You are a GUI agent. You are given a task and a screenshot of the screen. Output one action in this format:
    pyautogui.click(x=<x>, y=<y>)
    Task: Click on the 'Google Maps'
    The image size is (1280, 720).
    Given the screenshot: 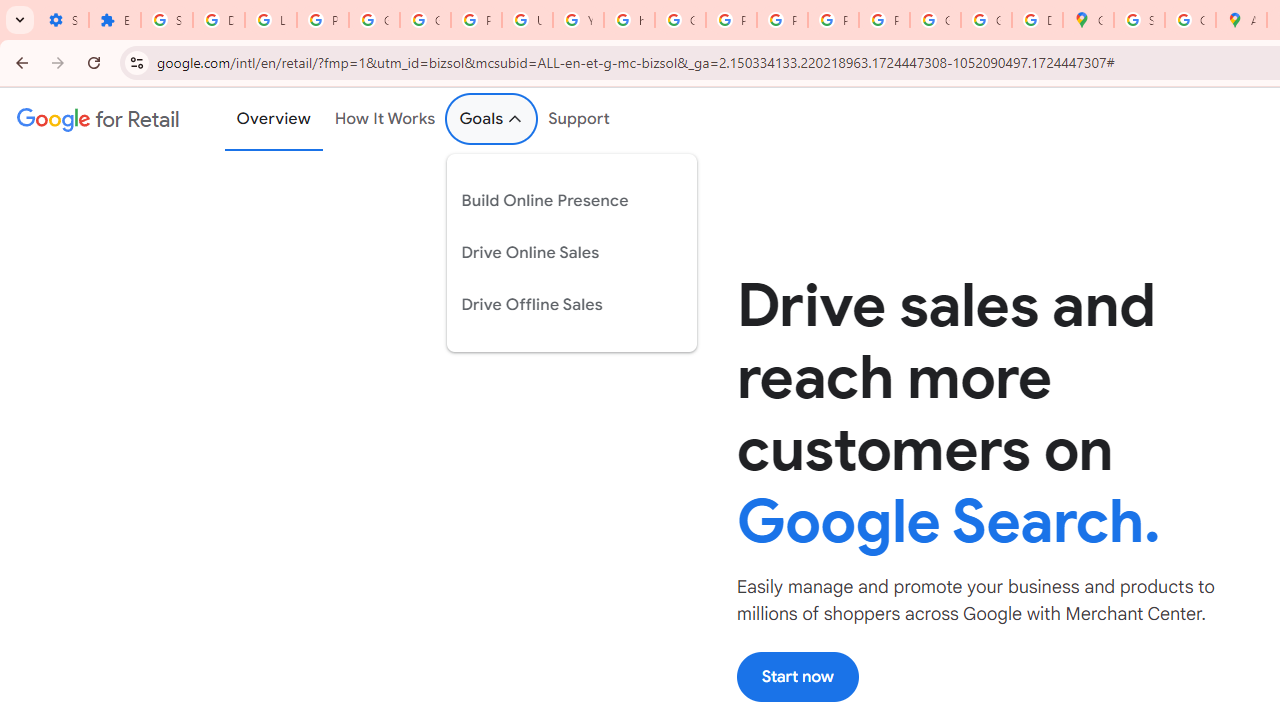 What is the action you would take?
    pyautogui.click(x=1087, y=20)
    